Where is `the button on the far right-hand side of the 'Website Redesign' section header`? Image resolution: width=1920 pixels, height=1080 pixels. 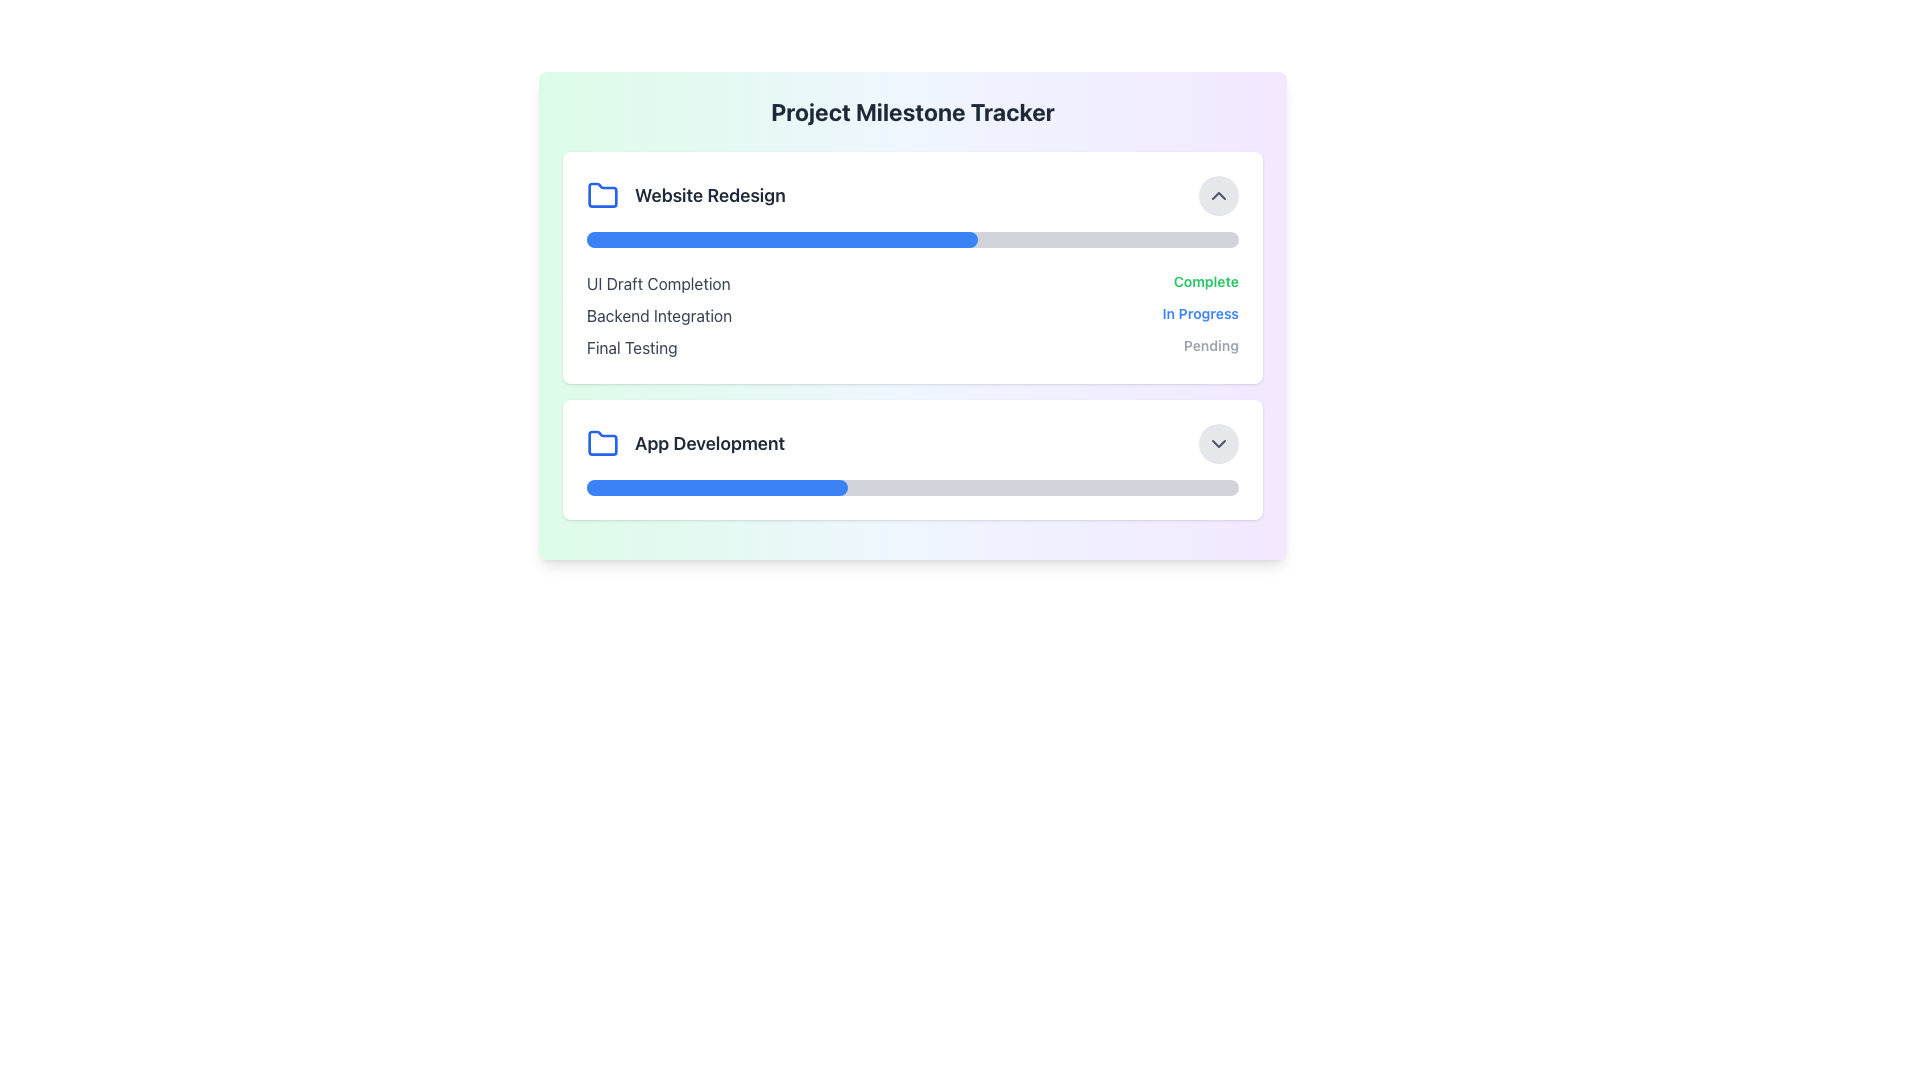
the button on the far right-hand side of the 'Website Redesign' section header is located at coordinates (1218, 196).